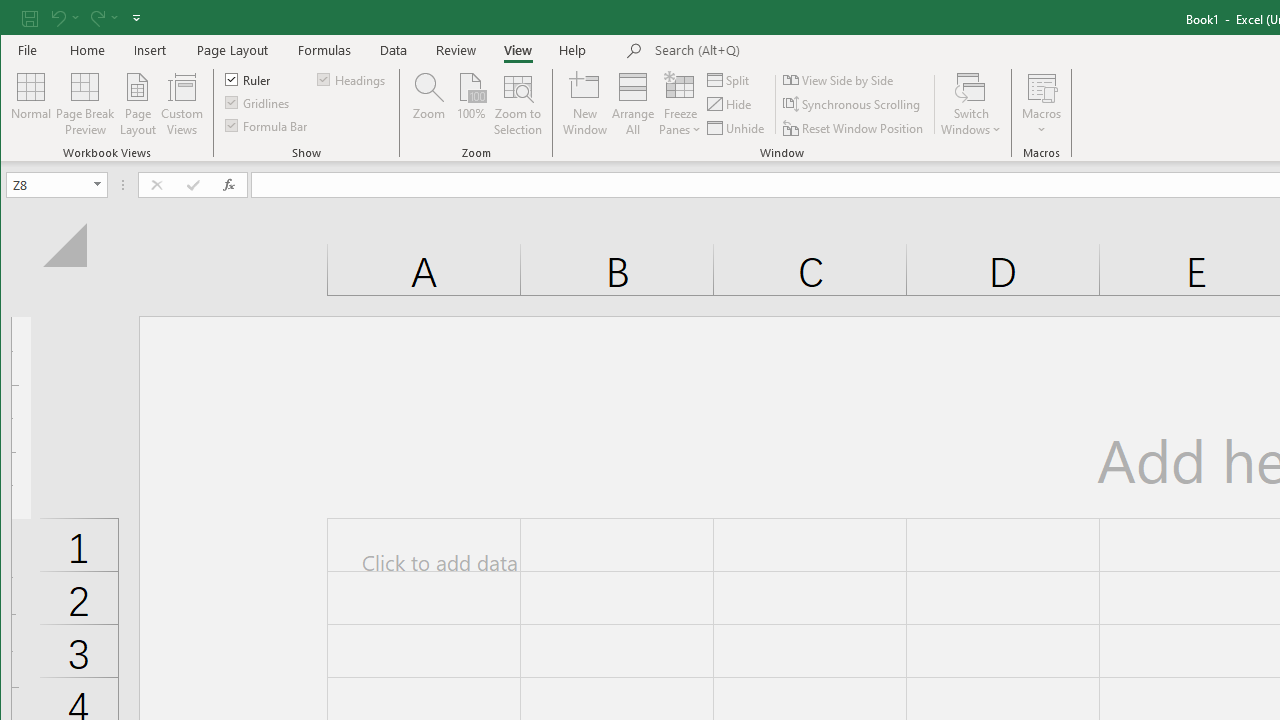  Describe the element at coordinates (971, 104) in the screenshot. I see `'Switch Windows'` at that location.